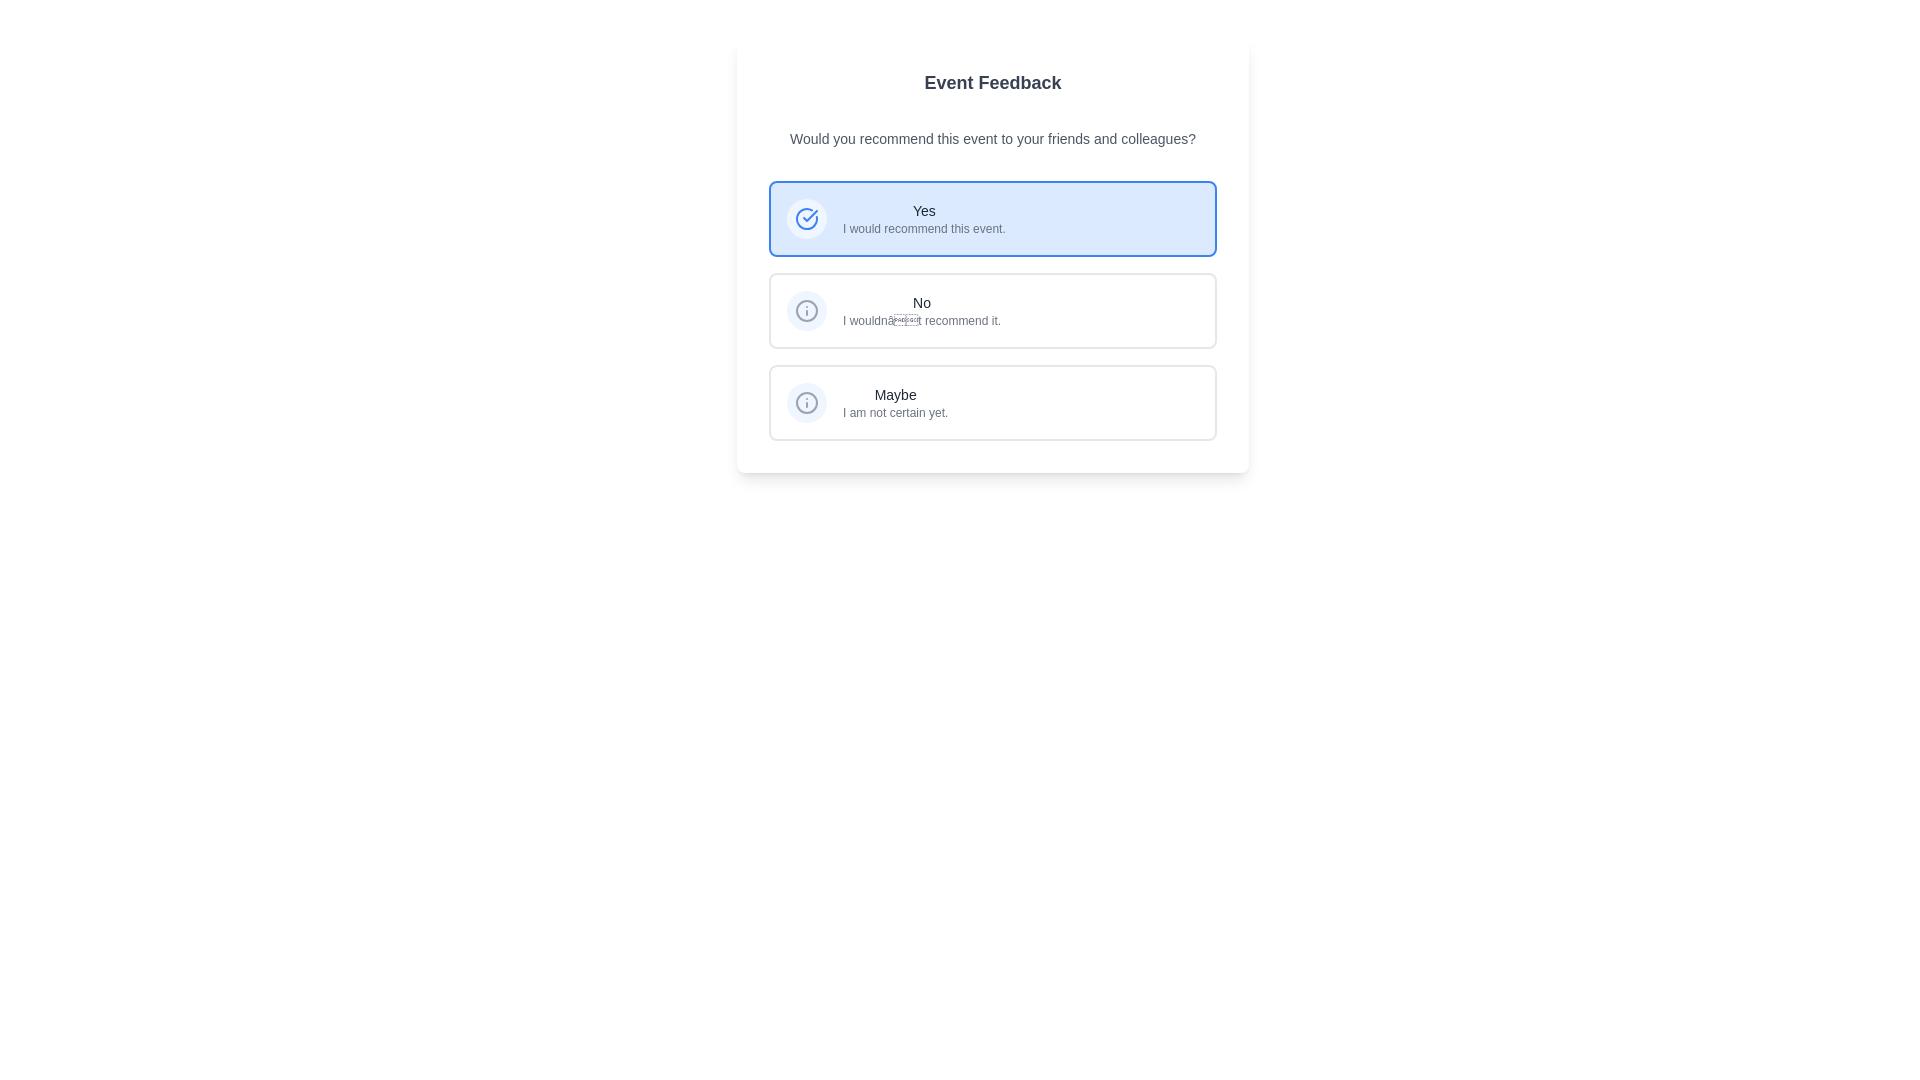  I want to click on the 'Yes' option icon in the Event Feedback survey, which indicates selection of the 'Yes' feedback, so click(806, 219).